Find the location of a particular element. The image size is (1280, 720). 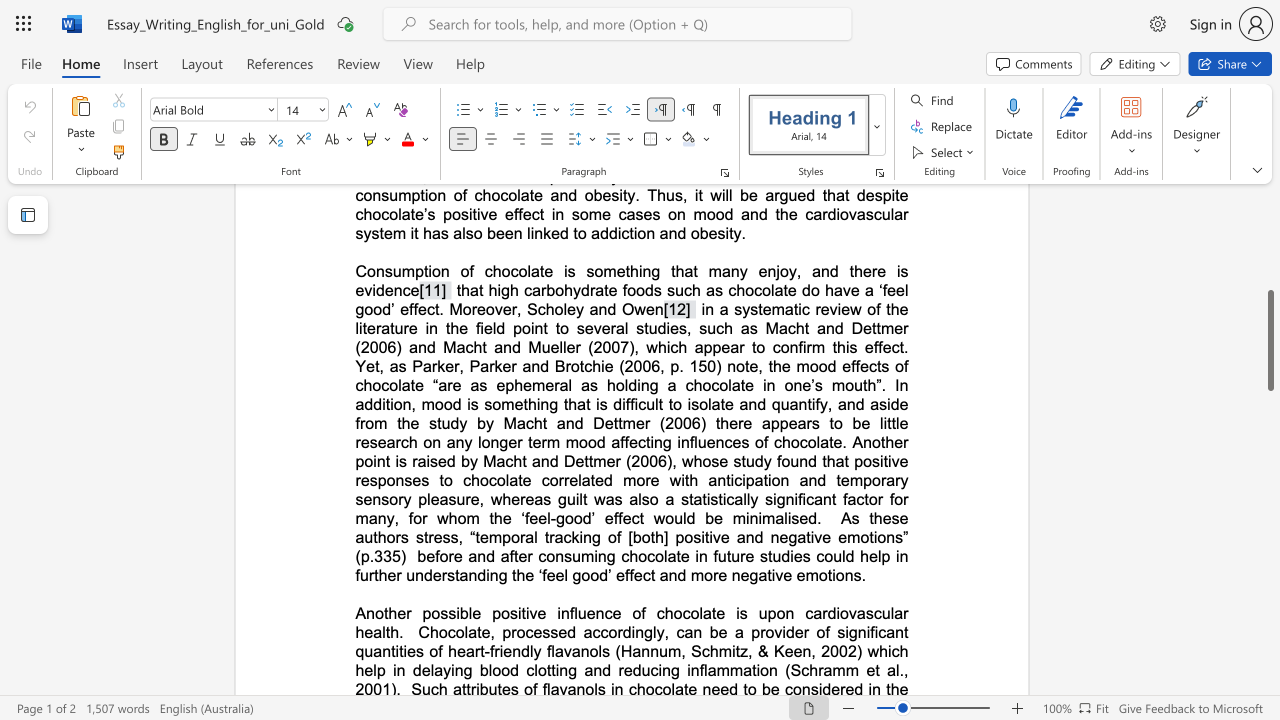

the scrollbar and move up 70 pixels is located at coordinates (1269, 339).